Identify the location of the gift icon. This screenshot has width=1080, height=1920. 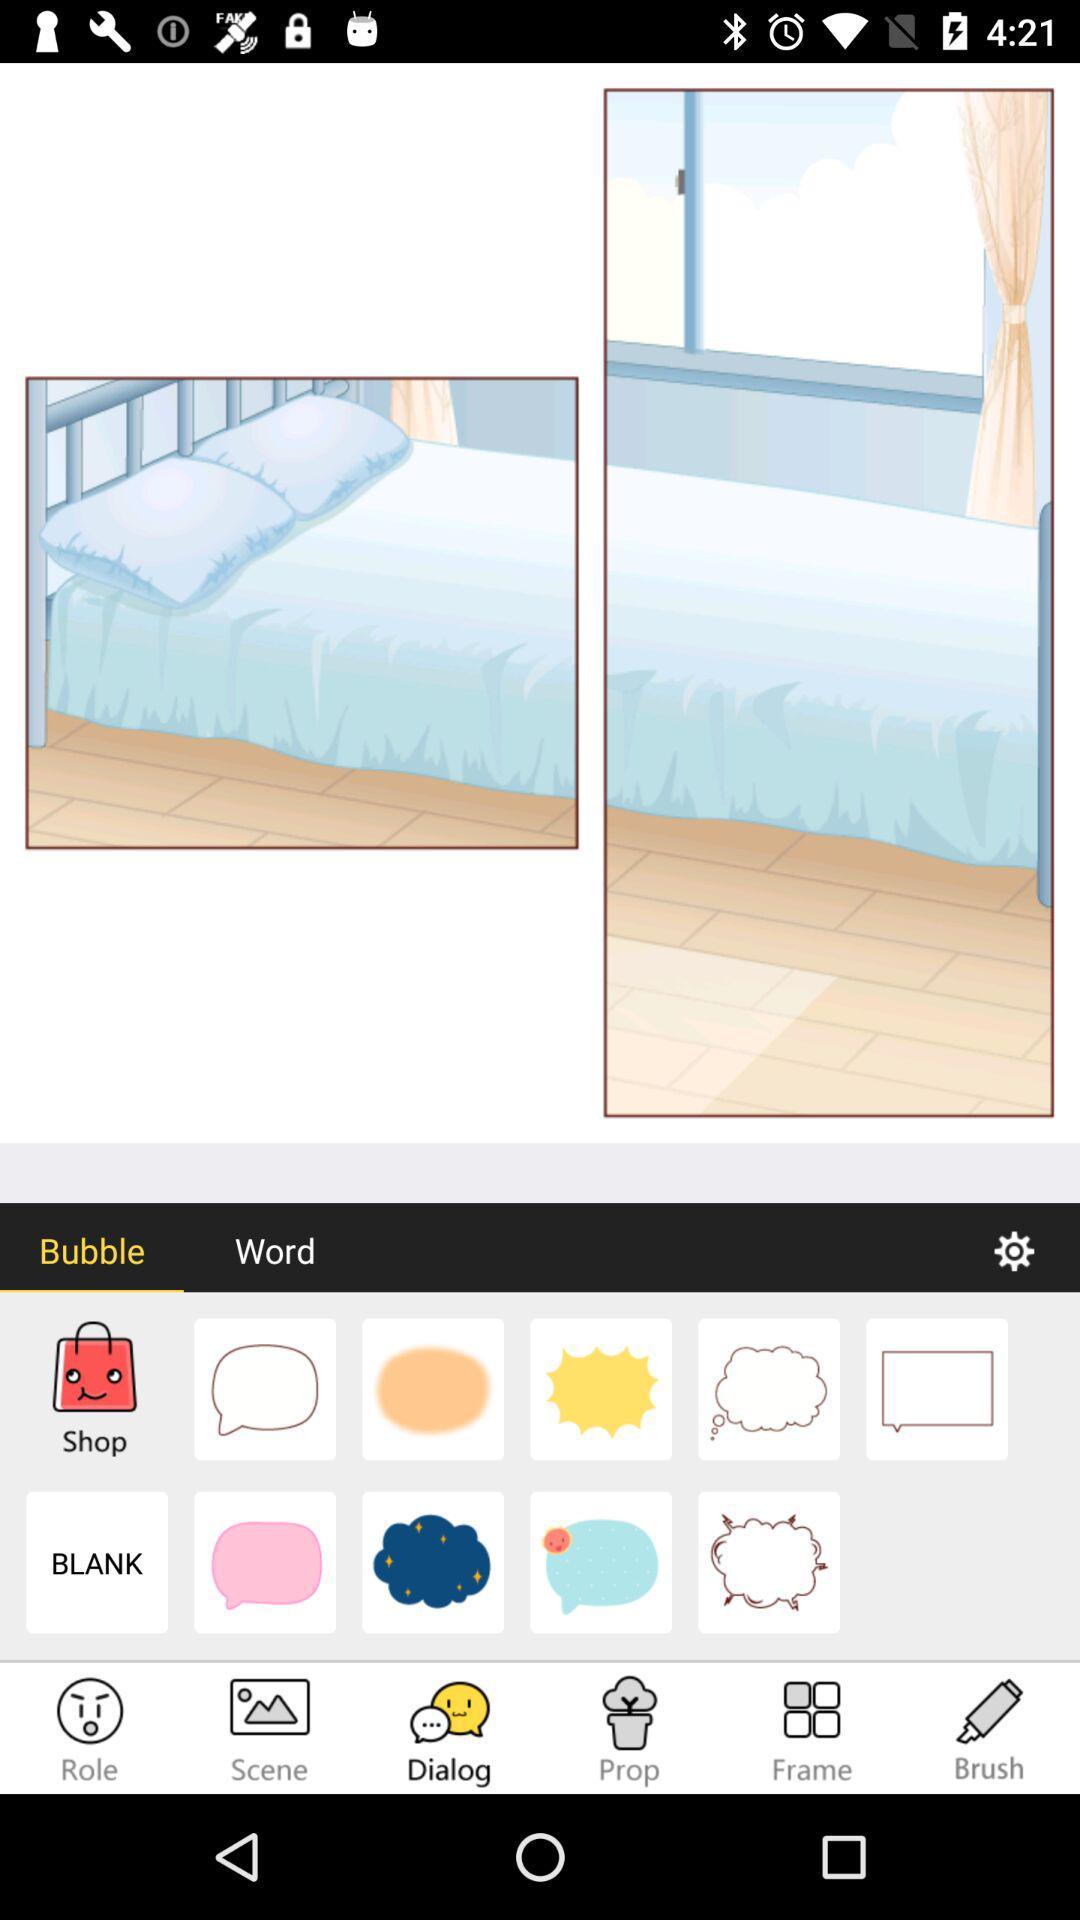
(628, 1730).